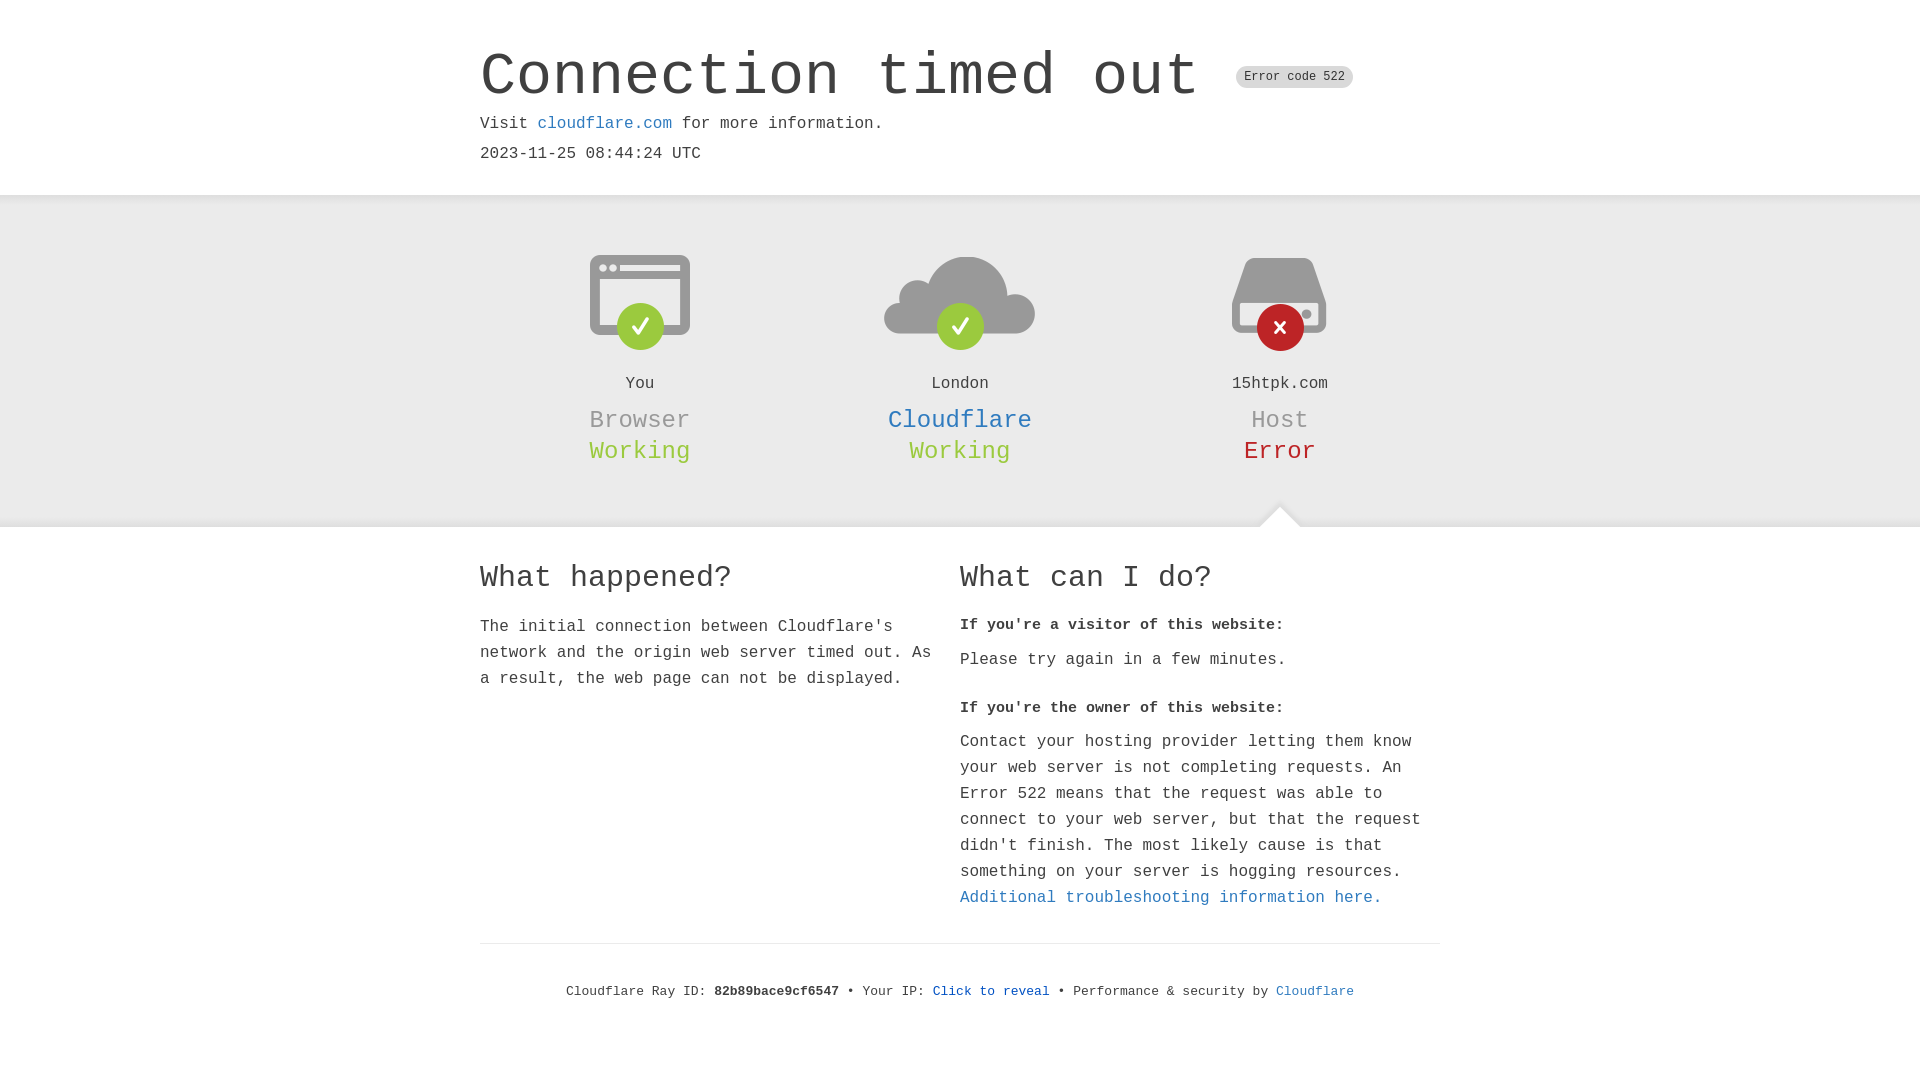 This screenshot has width=1920, height=1080. I want to click on 'cloudflare.com', so click(603, 123).